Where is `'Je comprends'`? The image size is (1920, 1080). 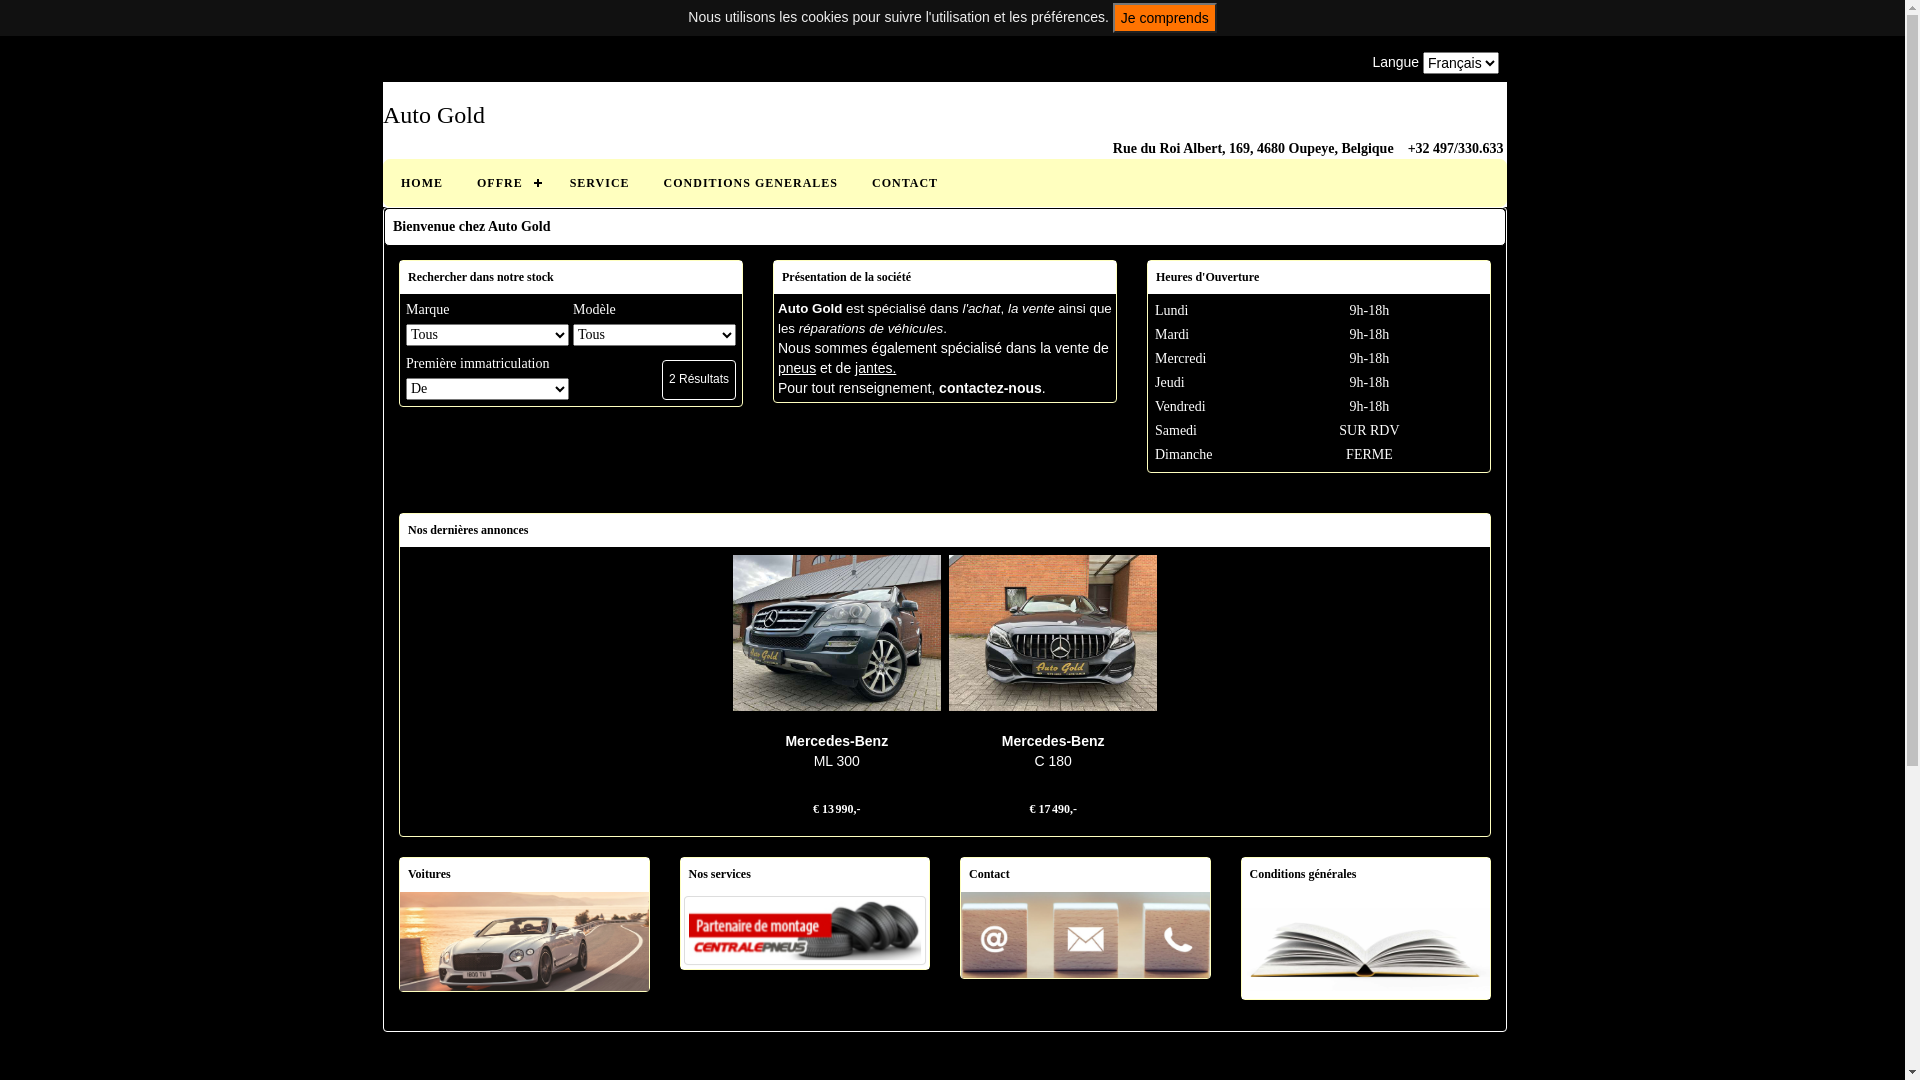 'Je comprends' is located at coordinates (1112, 18).